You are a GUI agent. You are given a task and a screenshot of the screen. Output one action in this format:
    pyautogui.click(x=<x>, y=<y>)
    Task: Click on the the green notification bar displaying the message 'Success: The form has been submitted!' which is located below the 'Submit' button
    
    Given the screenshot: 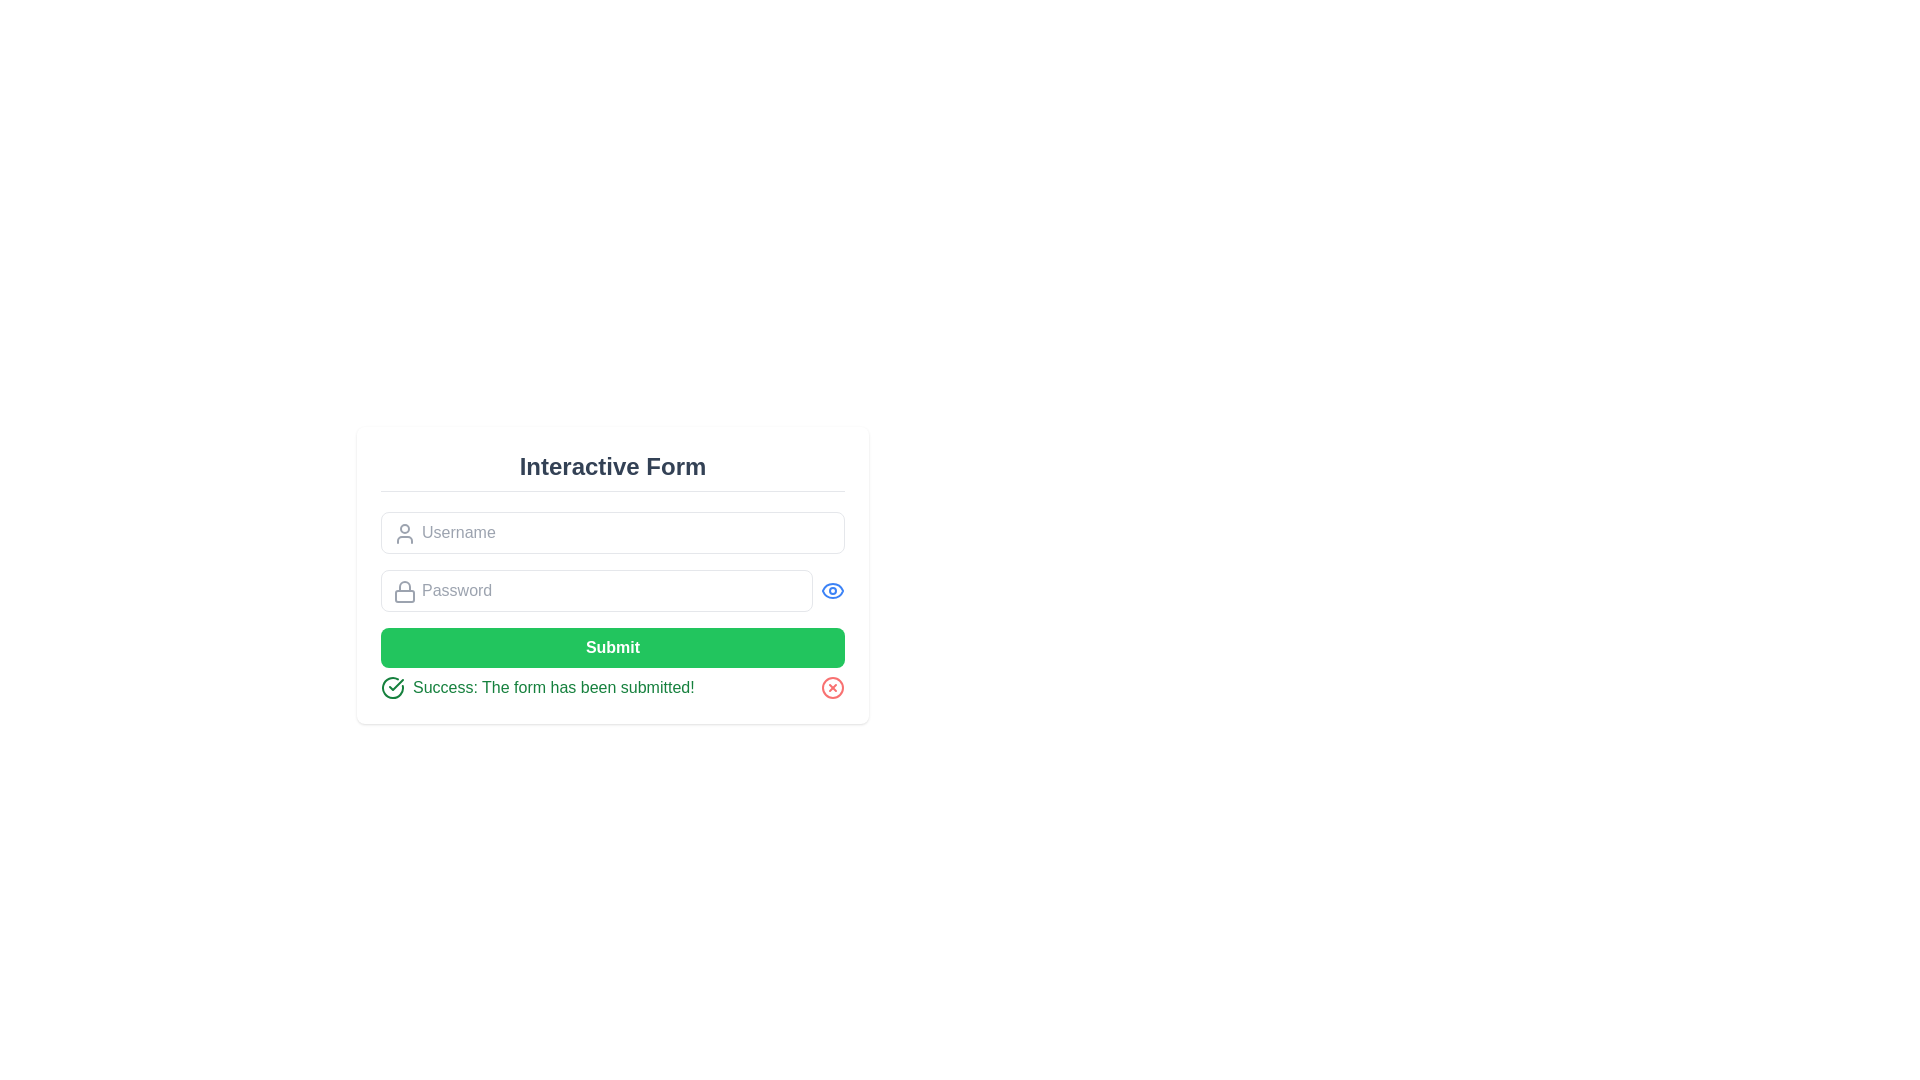 What is the action you would take?
    pyautogui.click(x=612, y=682)
    